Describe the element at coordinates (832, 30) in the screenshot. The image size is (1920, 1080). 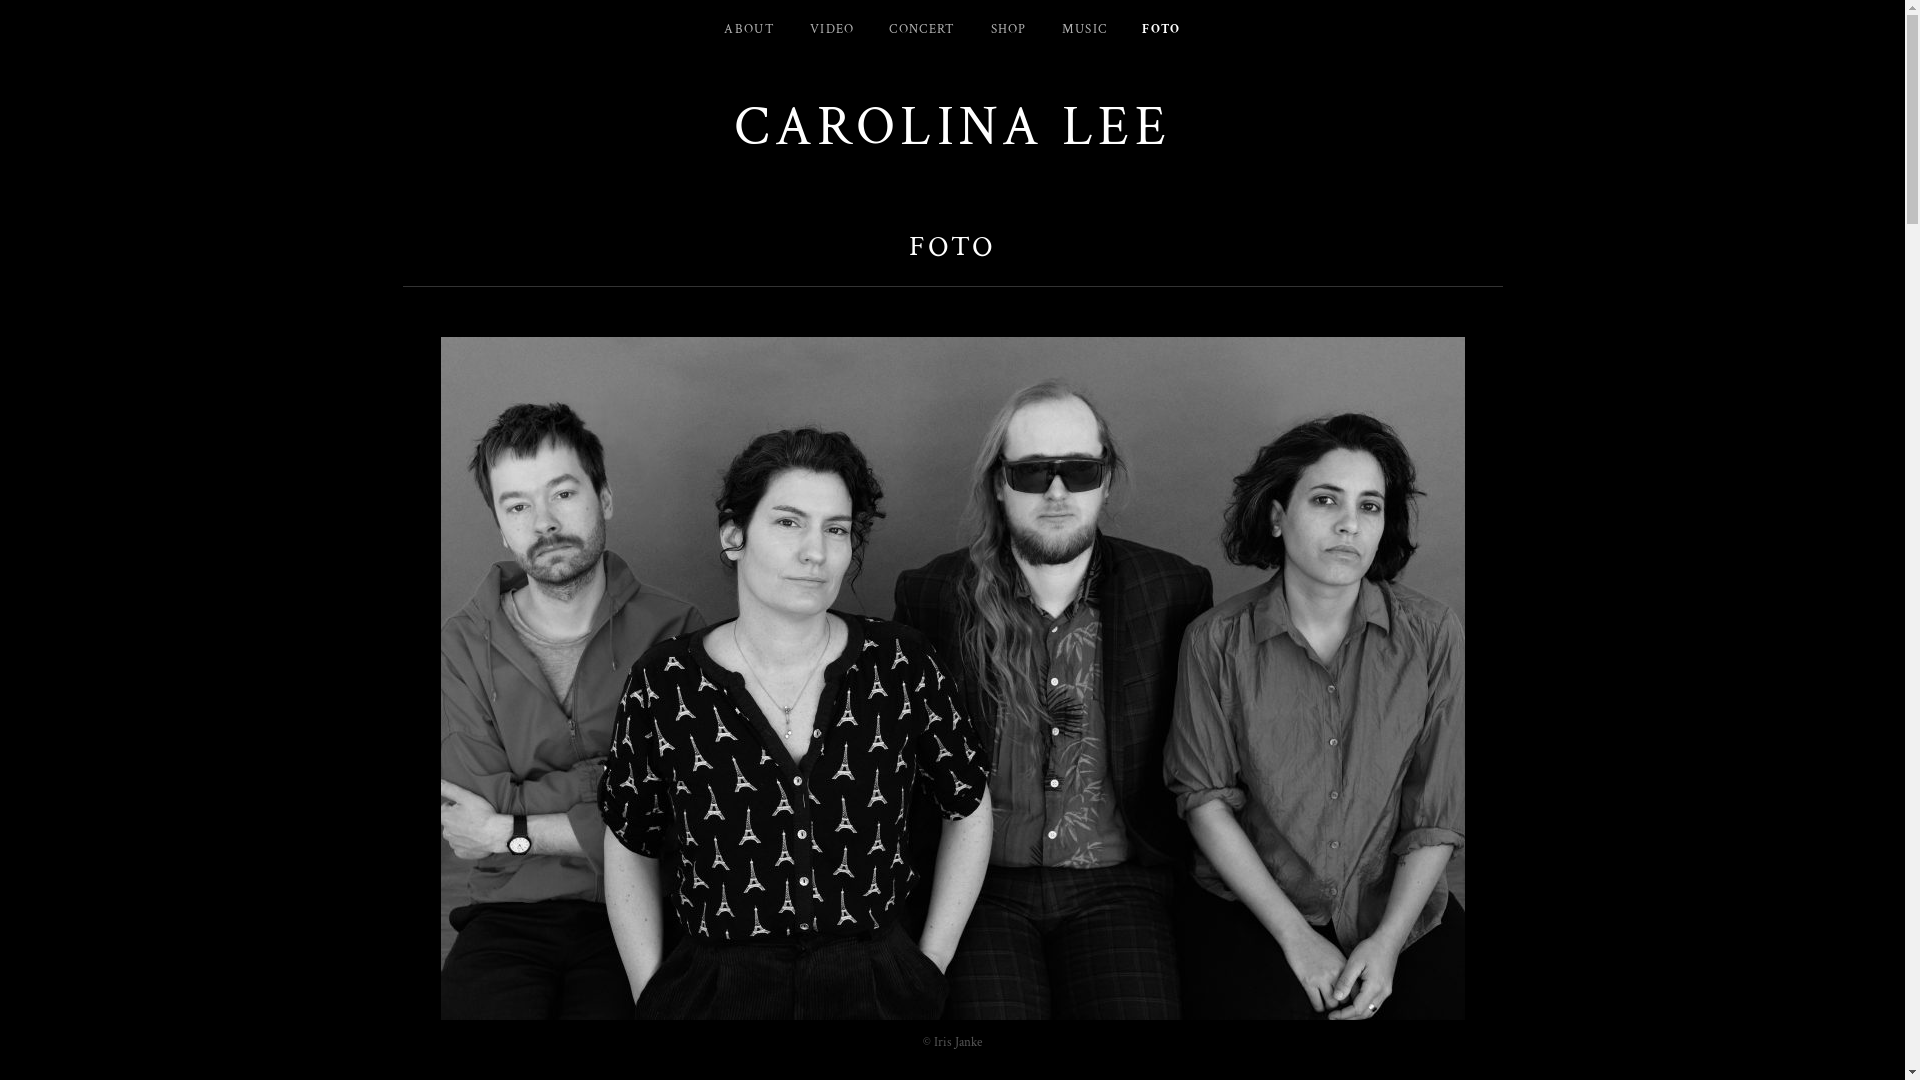
I see `'VIDEO'` at that location.